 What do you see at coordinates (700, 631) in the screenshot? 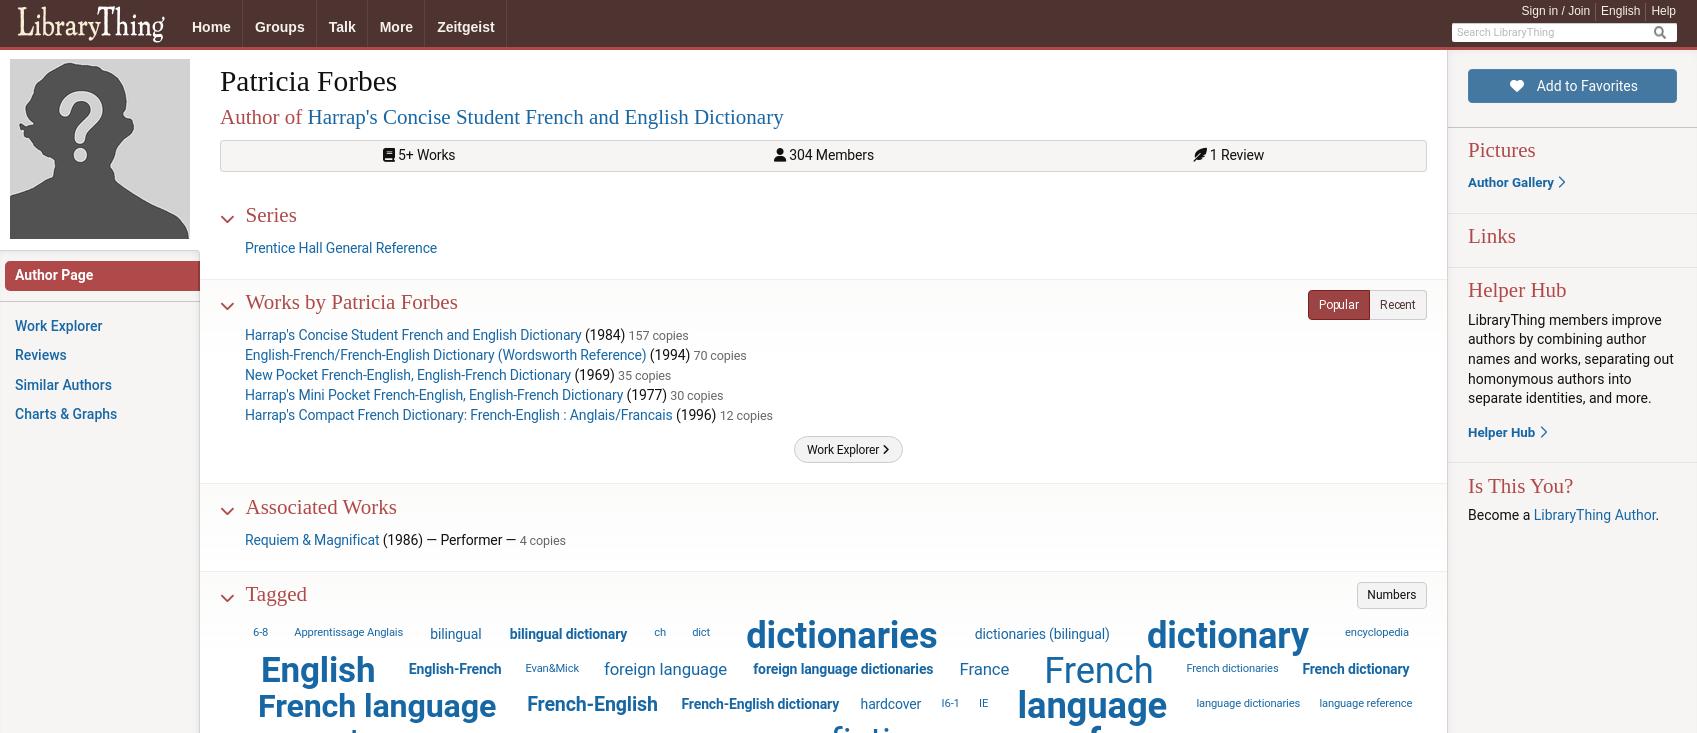
I see `'dict'` at bounding box center [700, 631].